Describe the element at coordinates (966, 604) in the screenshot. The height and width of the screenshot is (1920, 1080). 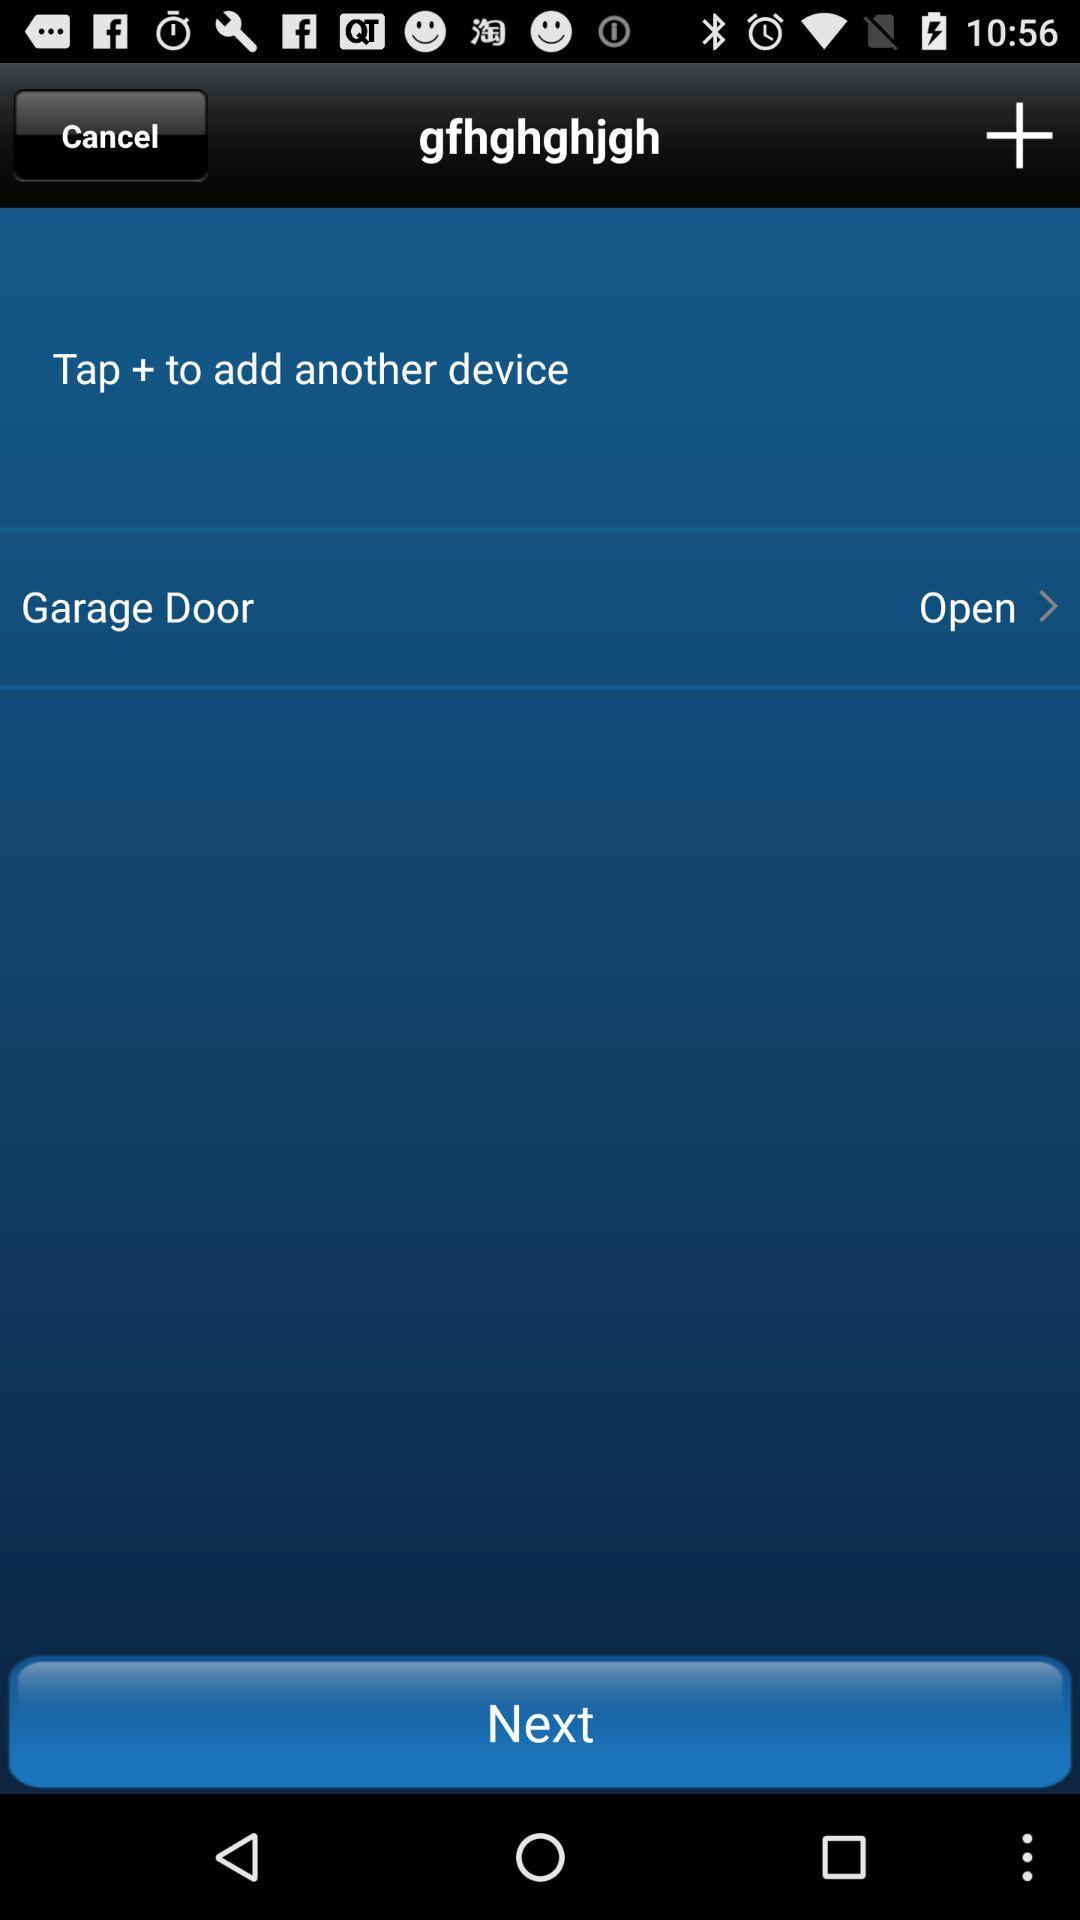
I see `open item` at that location.